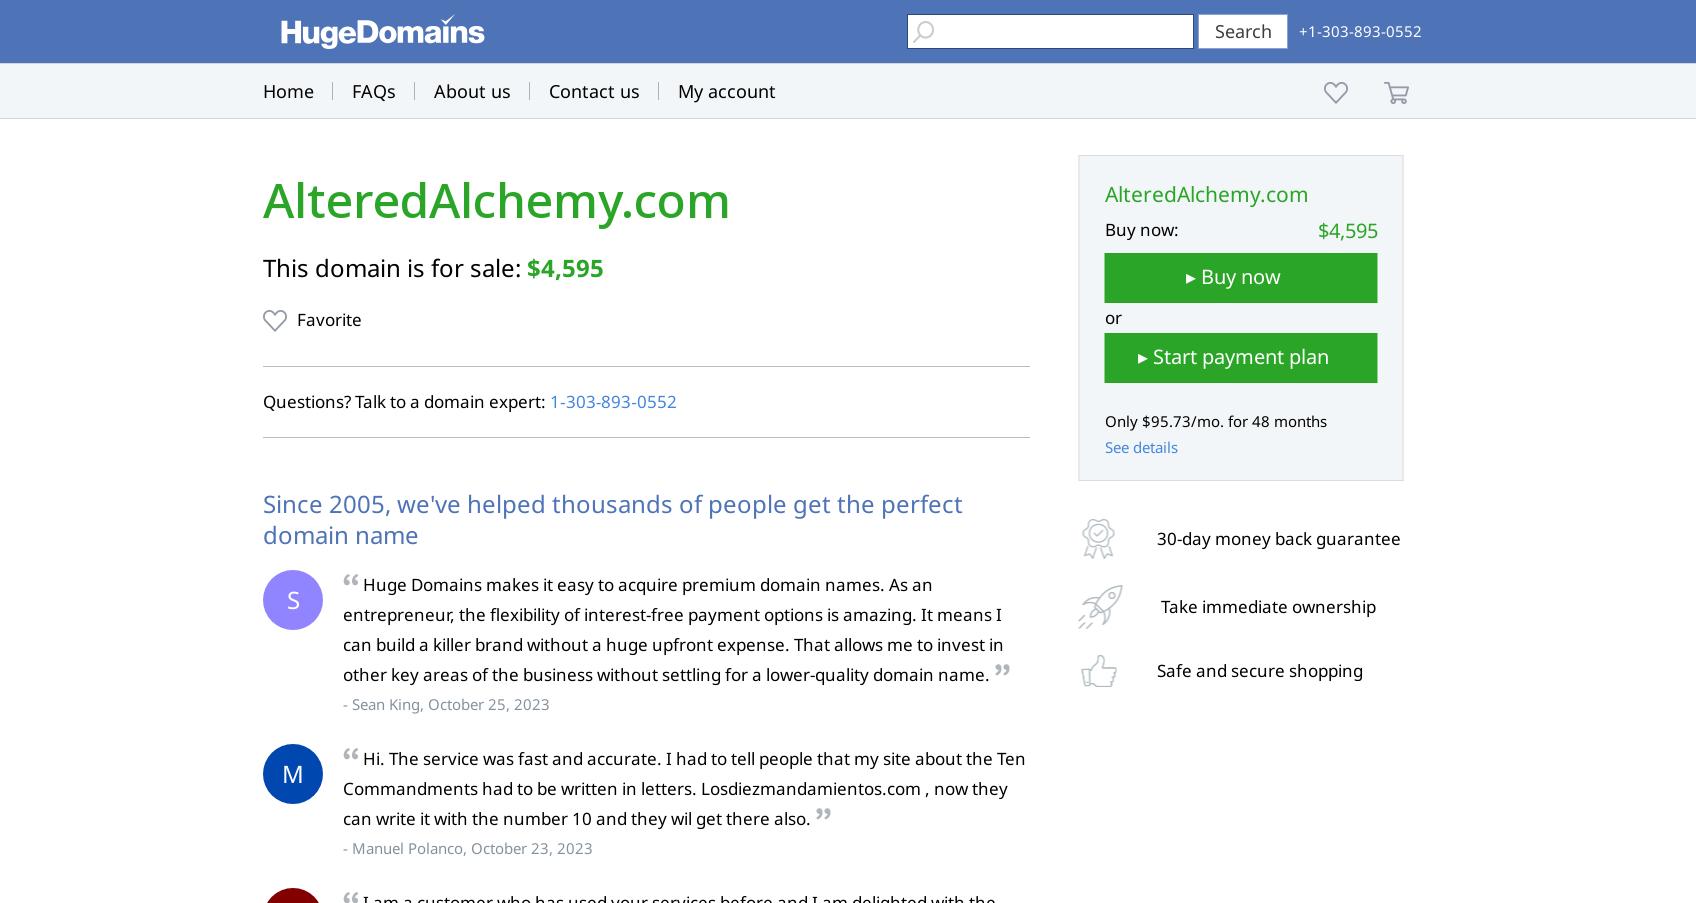 The image size is (1696, 903). I want to click on 'Home', so click(288, 91).